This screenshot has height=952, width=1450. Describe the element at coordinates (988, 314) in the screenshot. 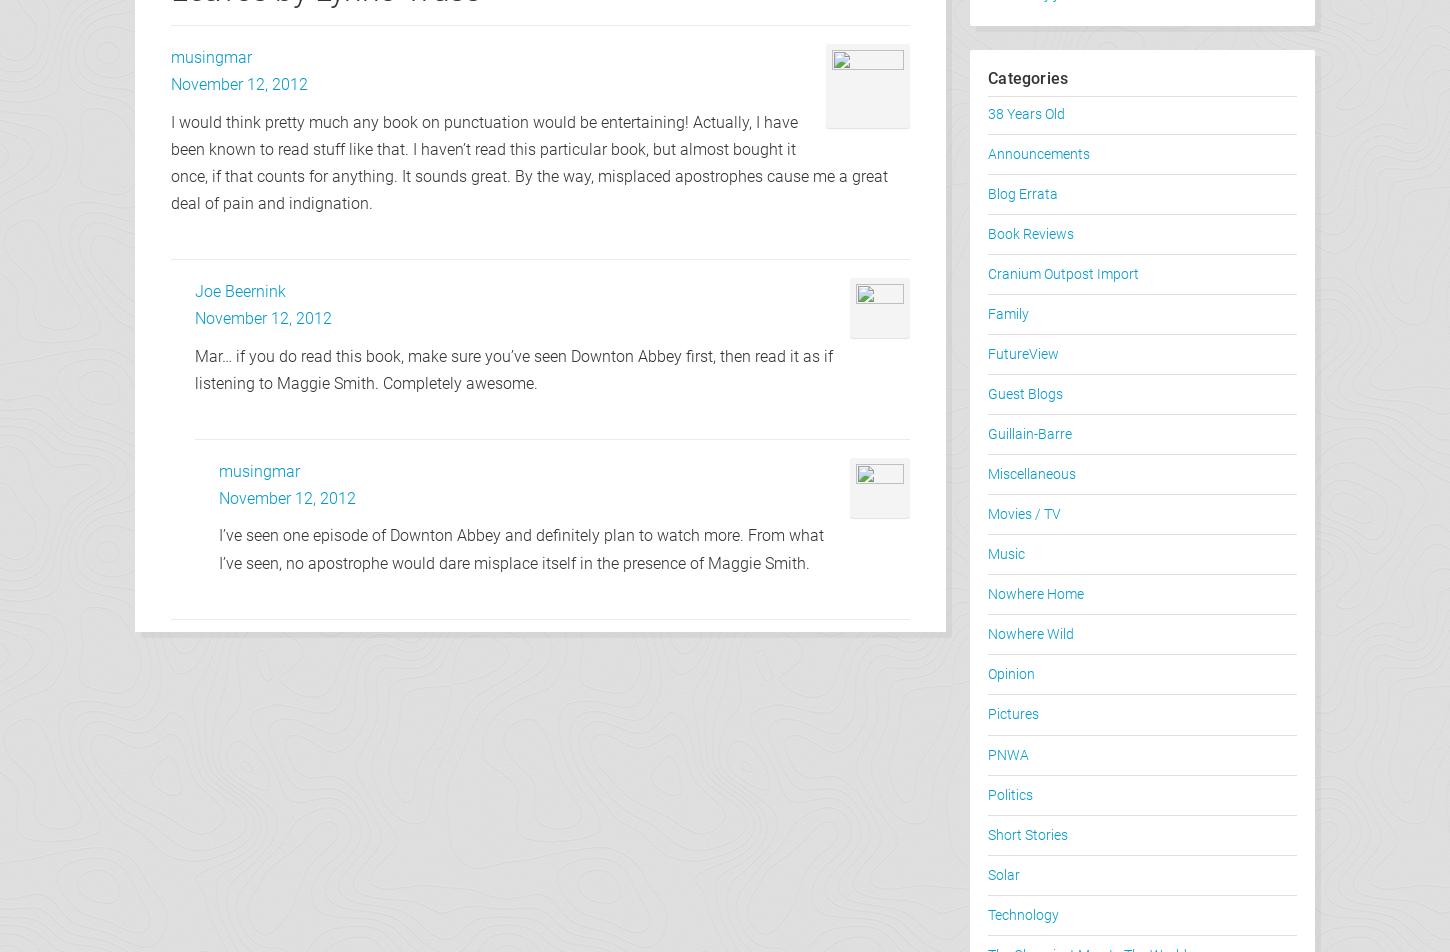

I see `'Family'` at that location.